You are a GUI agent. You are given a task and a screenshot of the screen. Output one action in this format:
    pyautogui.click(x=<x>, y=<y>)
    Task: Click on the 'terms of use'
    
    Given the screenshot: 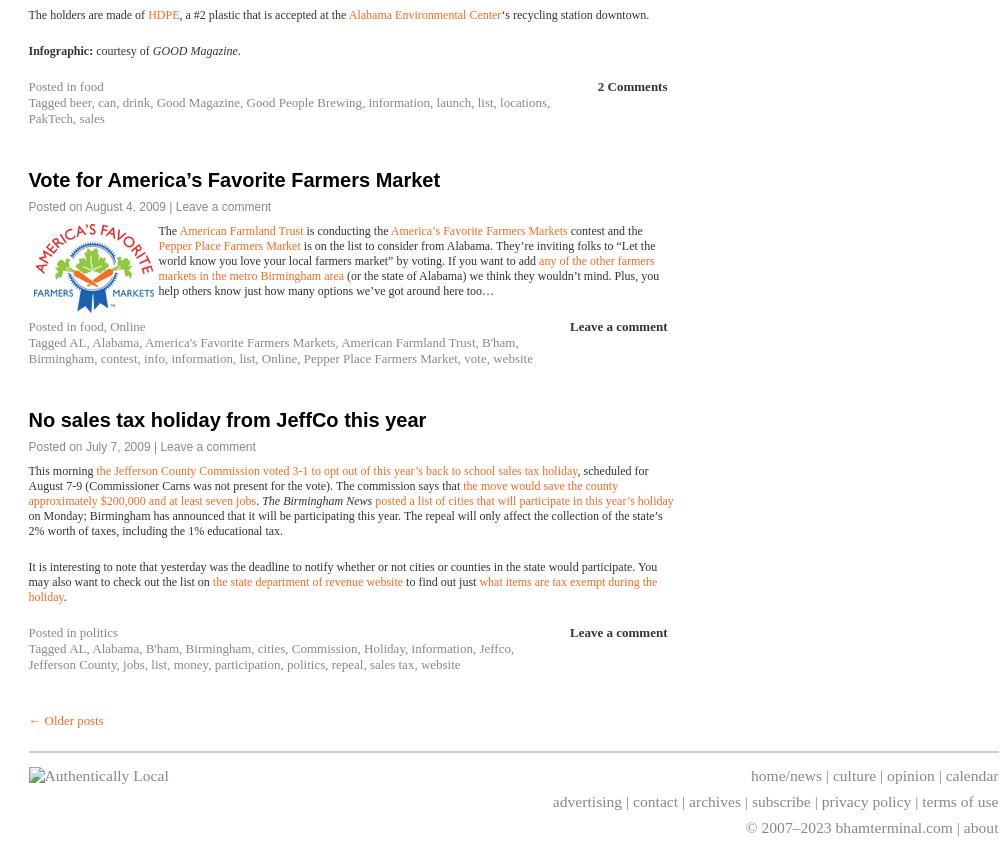 What is the action you would take?
    pyautogui.click(x=959, y=801)
    